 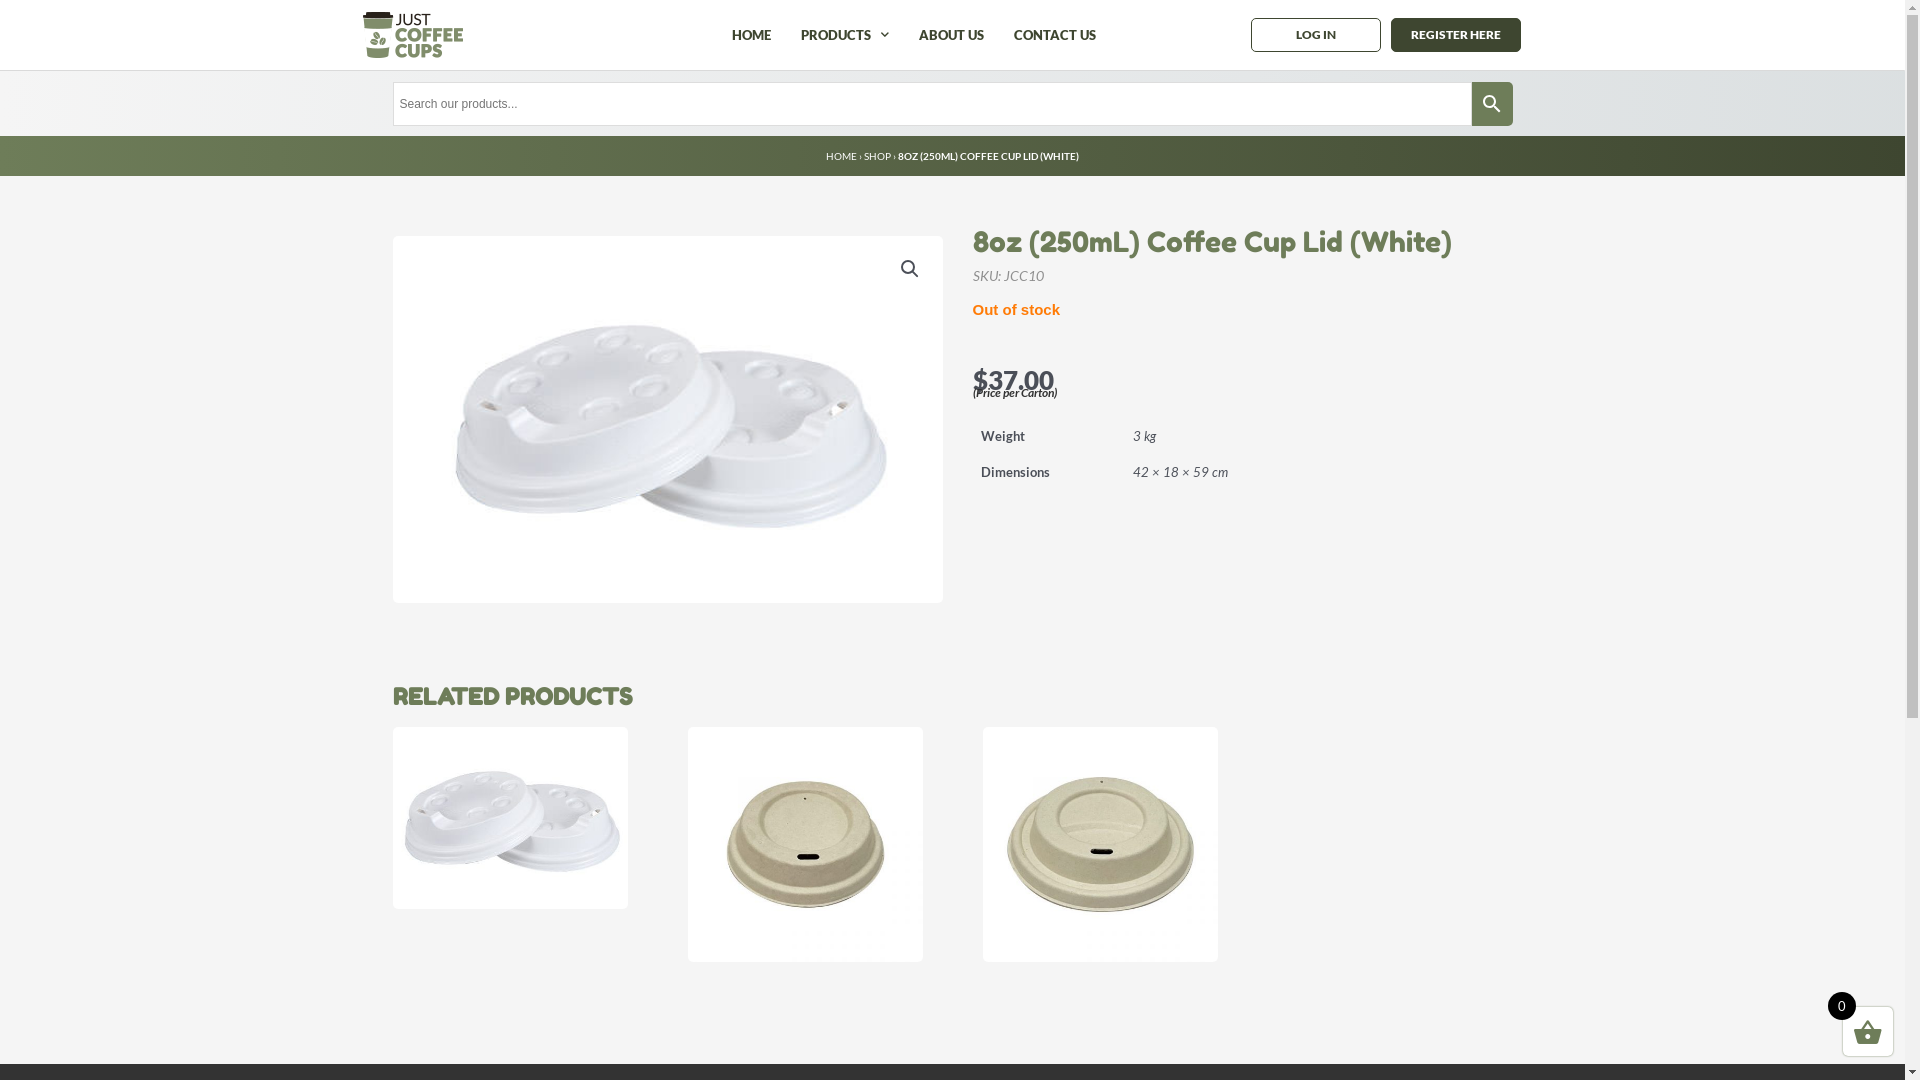 What do you see at coordinates (864, 154) in the screenshot?
I see `'SHOP'` at bounding box center [864, 154].